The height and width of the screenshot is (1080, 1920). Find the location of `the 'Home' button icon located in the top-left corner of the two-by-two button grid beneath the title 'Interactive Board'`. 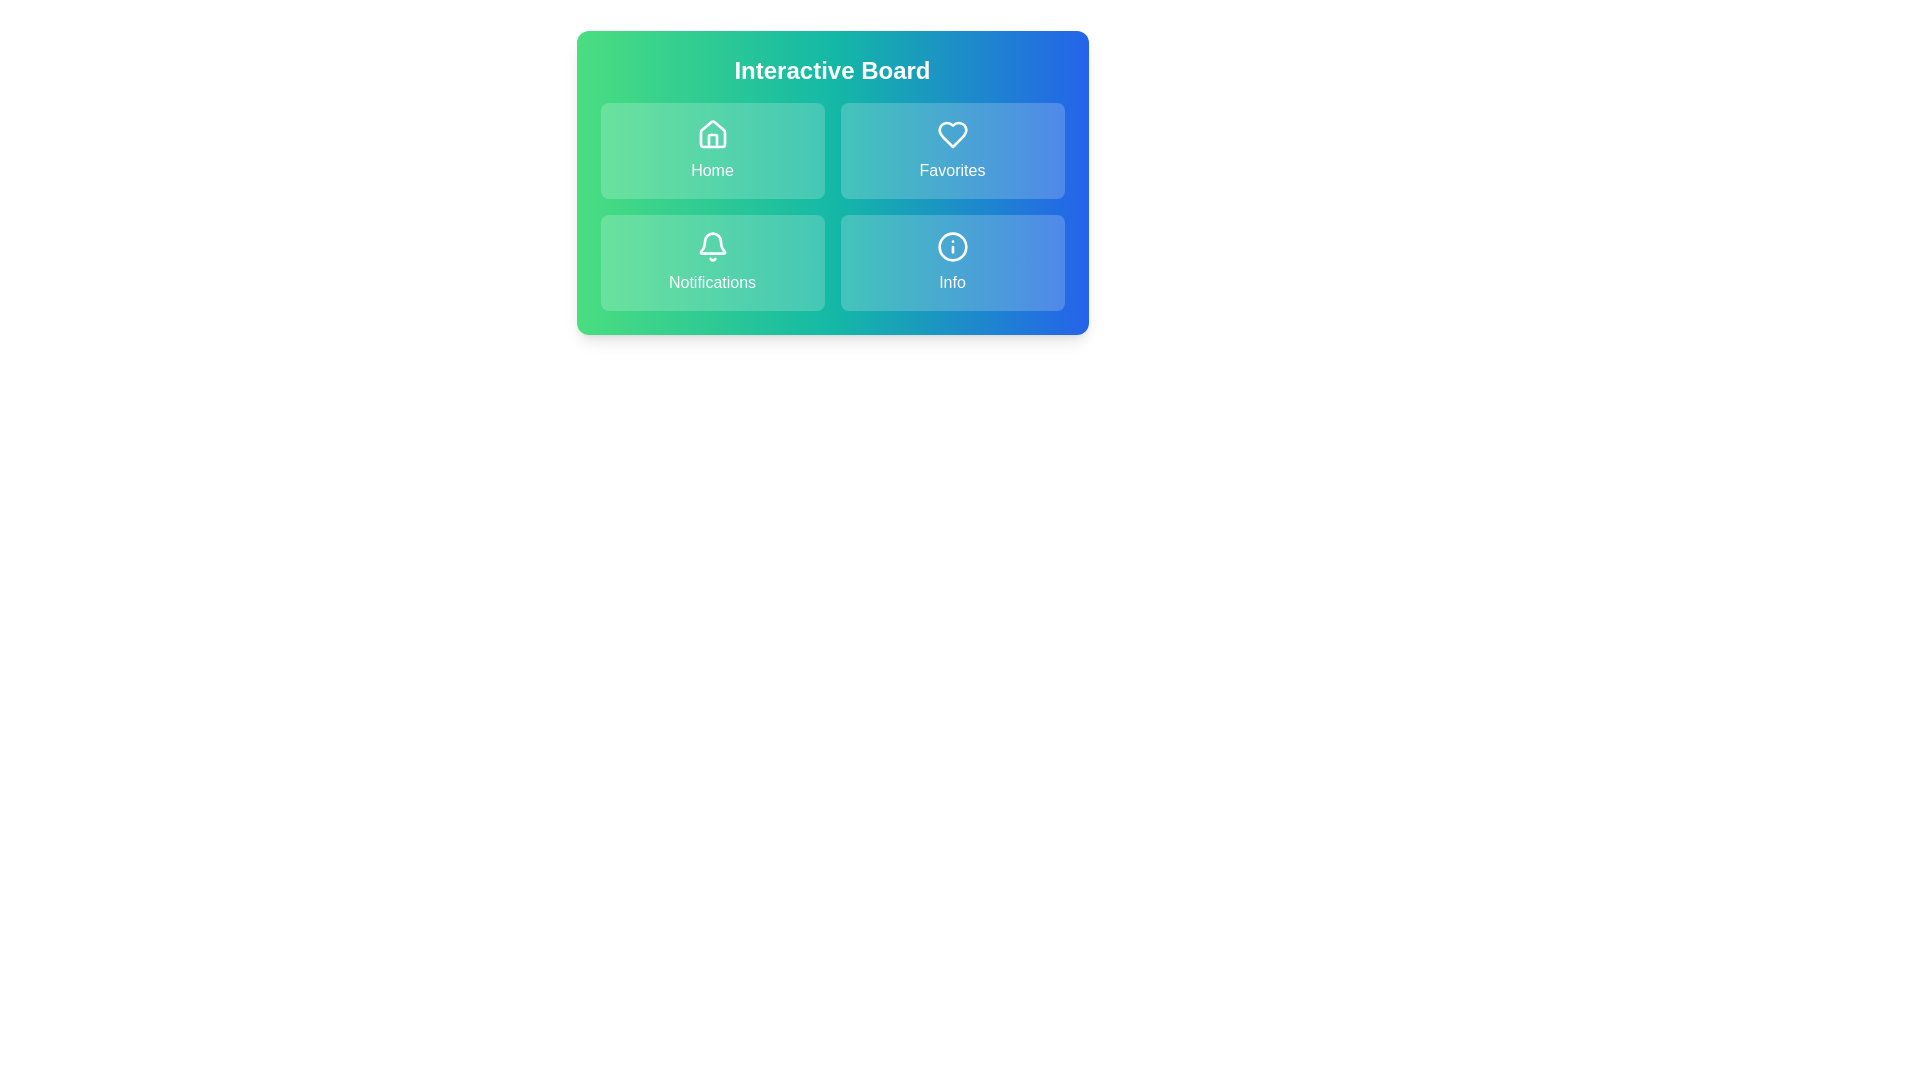

the 'Home' button icon located in the top-left corner of the two-by-two button grid beneath the title 'Interactive Board' is located at coordinates (712, 135).